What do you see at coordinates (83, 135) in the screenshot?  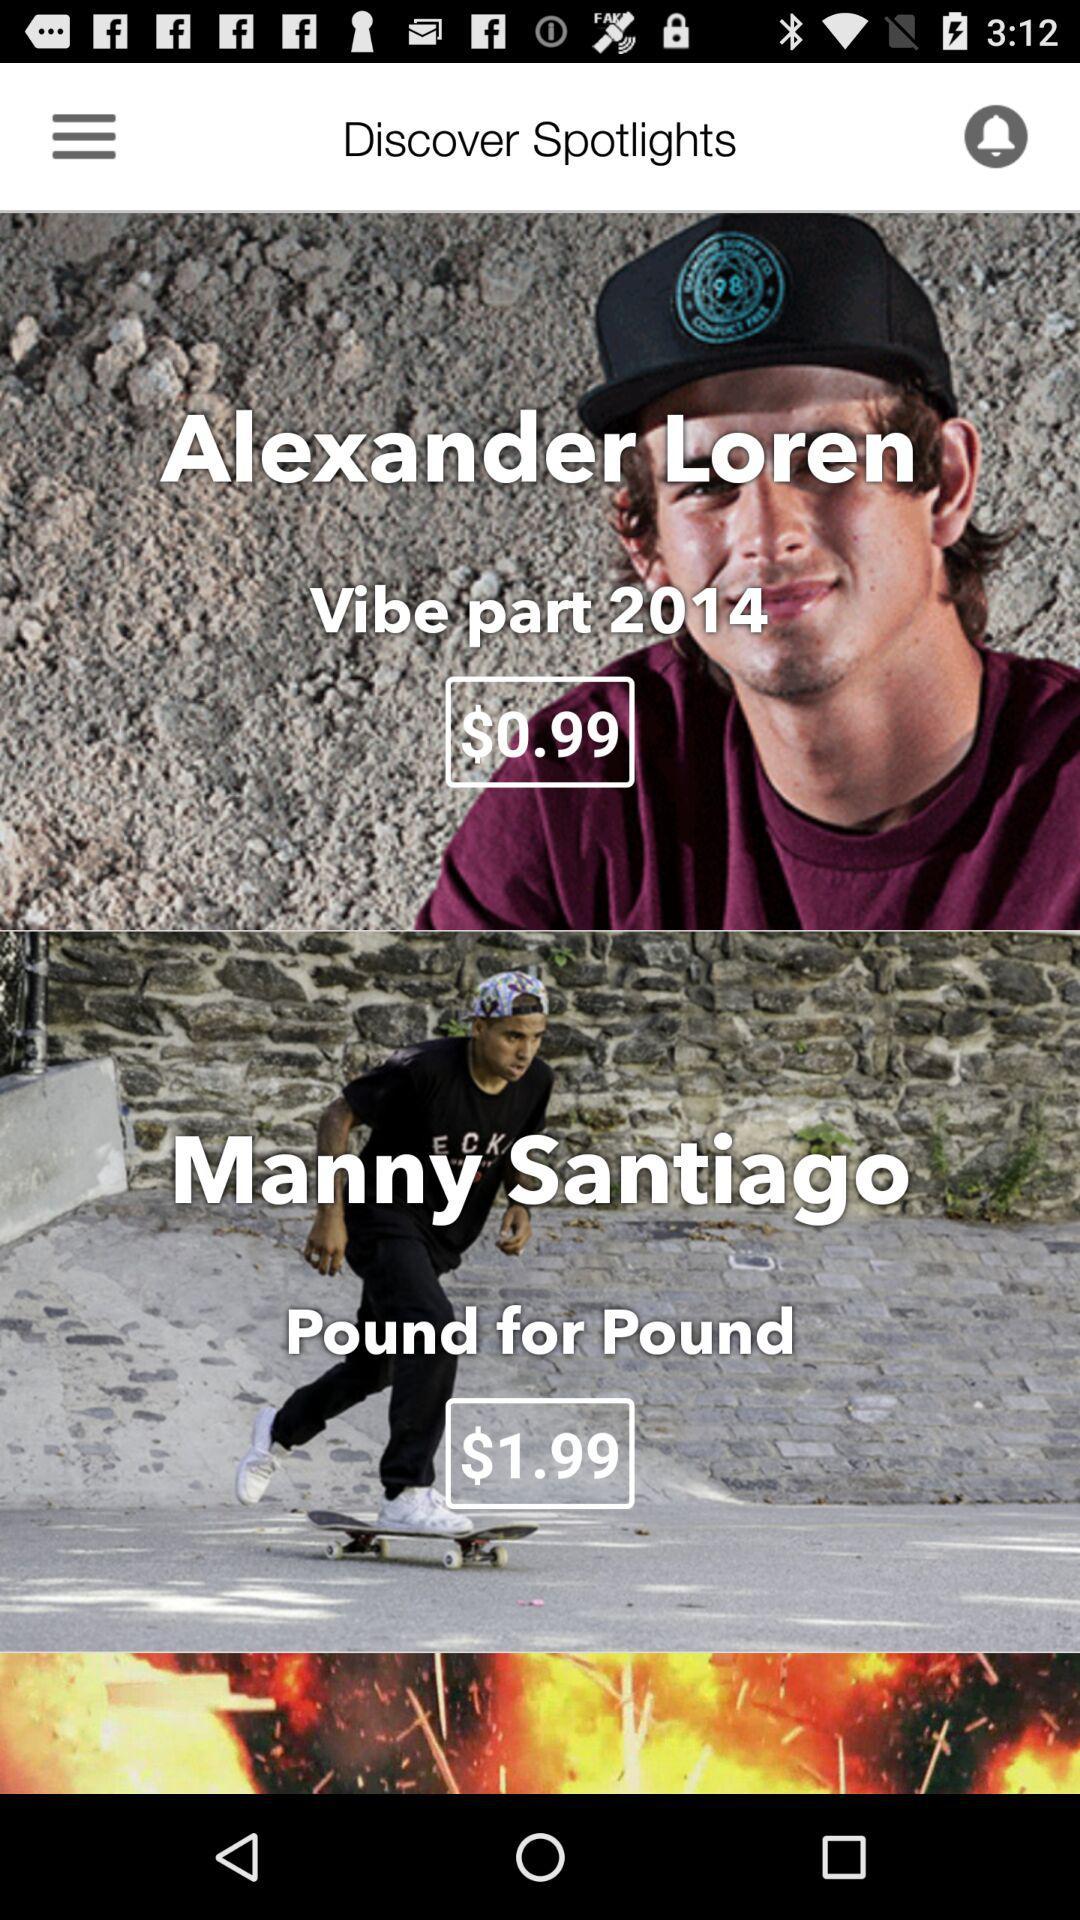 I see `the icon at the top left corner` at bounding box center [83, 135].